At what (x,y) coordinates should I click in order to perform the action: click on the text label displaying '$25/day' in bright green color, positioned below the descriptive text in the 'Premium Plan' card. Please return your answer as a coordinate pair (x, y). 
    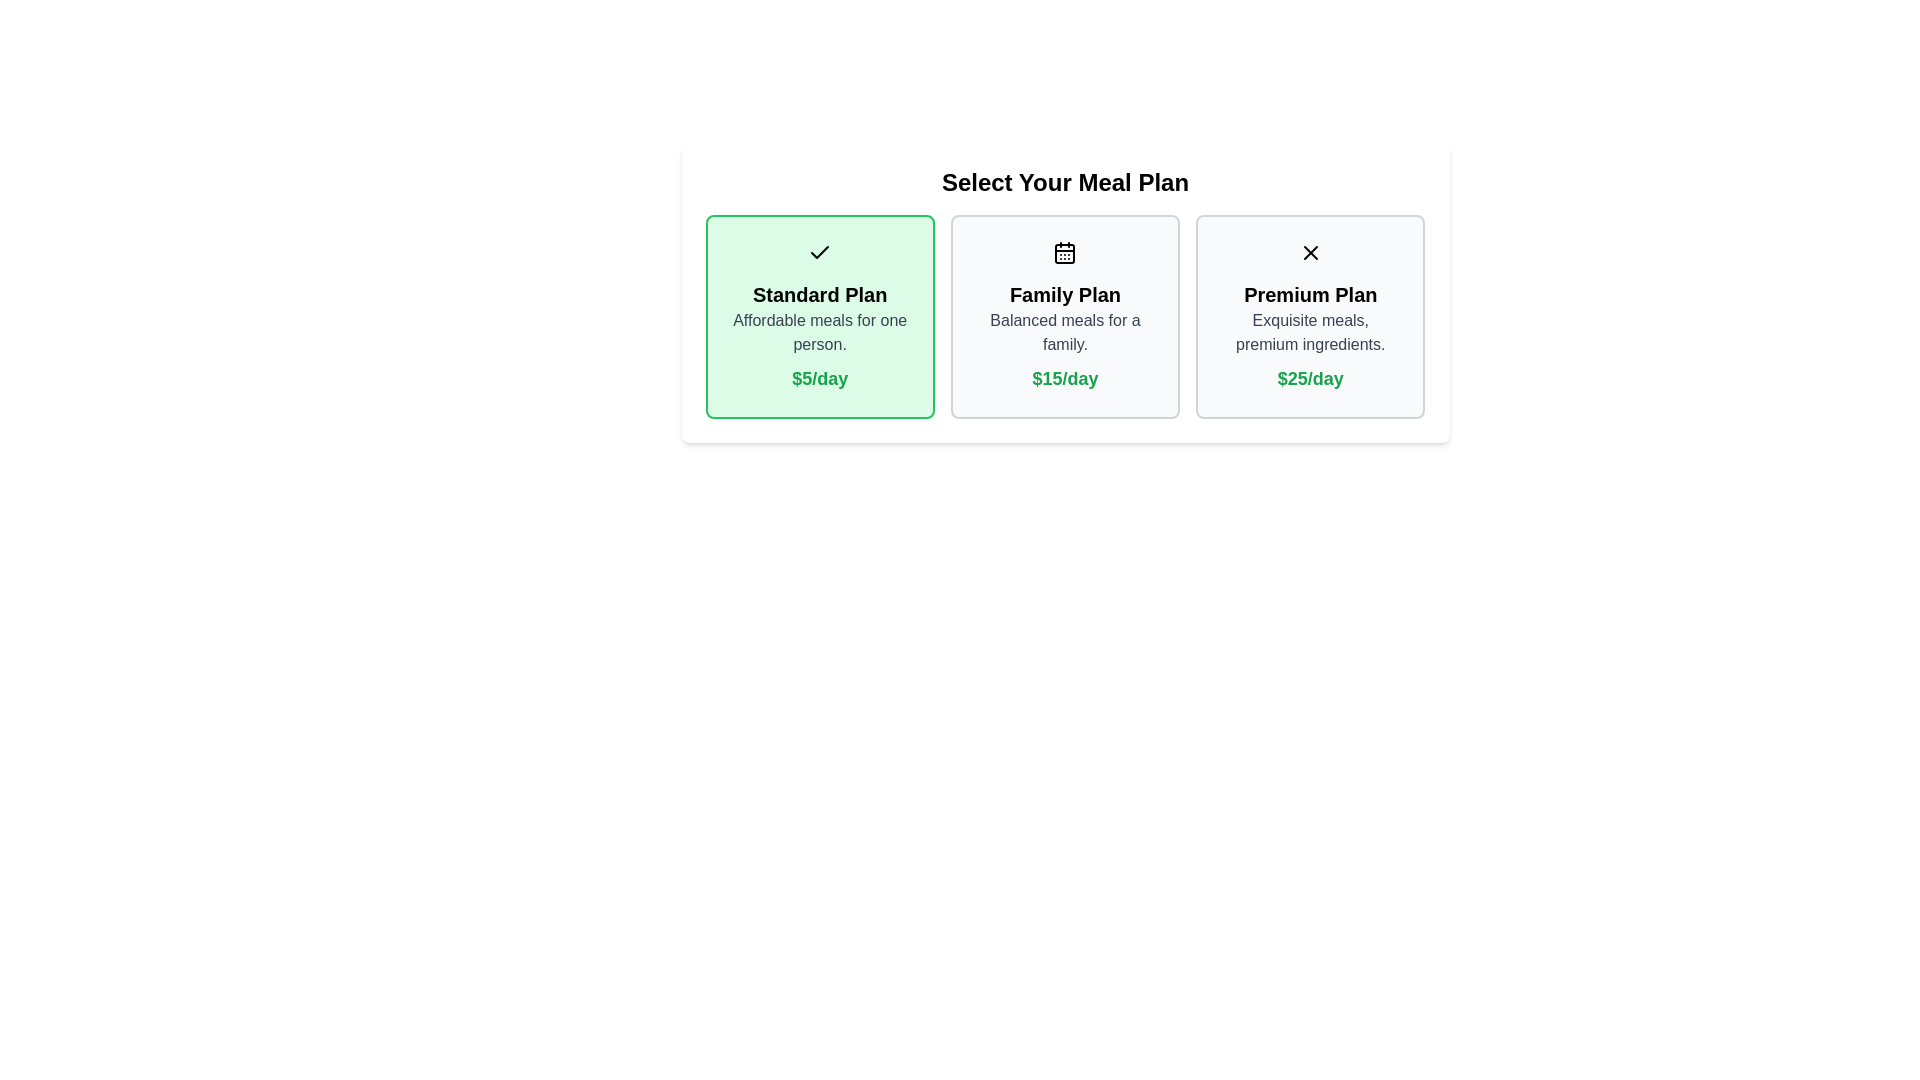
    Looking at the image, I should click on (1310, 378).